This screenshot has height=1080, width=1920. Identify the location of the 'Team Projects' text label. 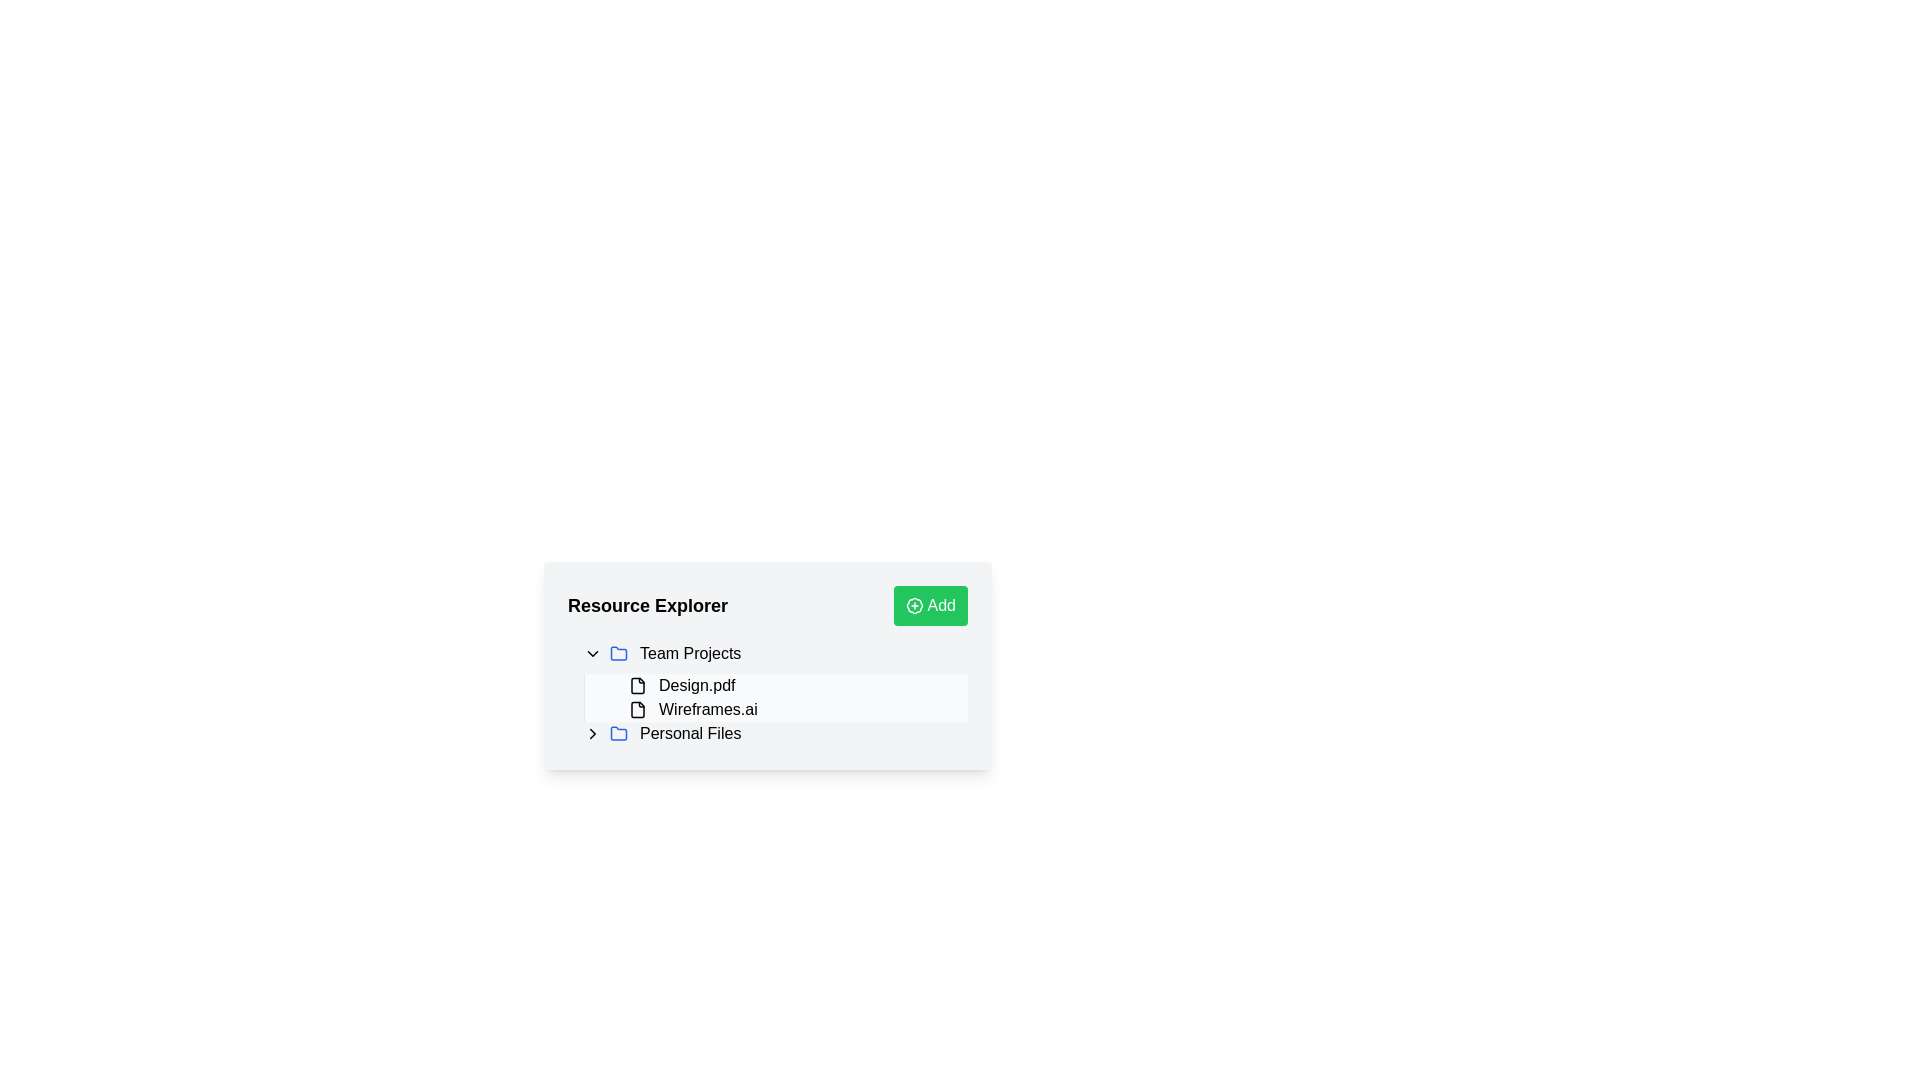
(690, 654).